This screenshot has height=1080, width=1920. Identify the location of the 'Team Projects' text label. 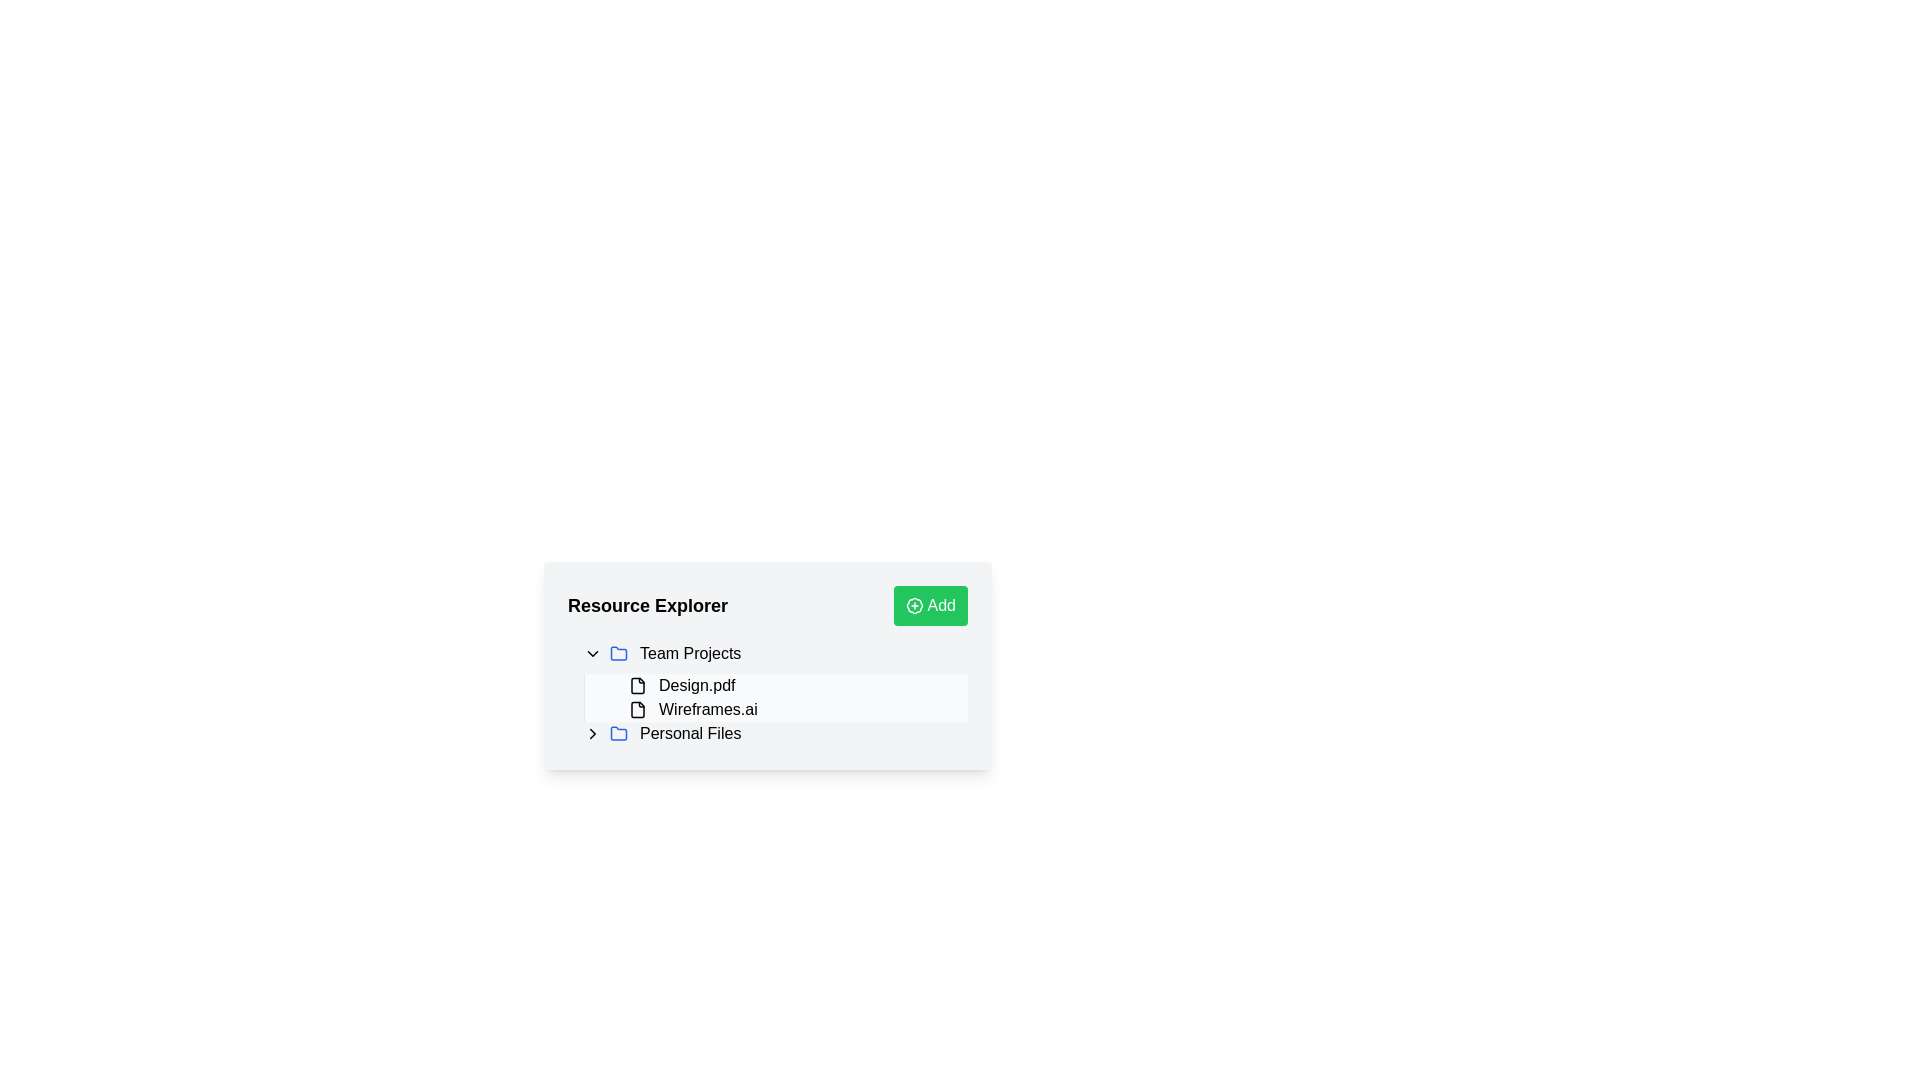
(690, 654).